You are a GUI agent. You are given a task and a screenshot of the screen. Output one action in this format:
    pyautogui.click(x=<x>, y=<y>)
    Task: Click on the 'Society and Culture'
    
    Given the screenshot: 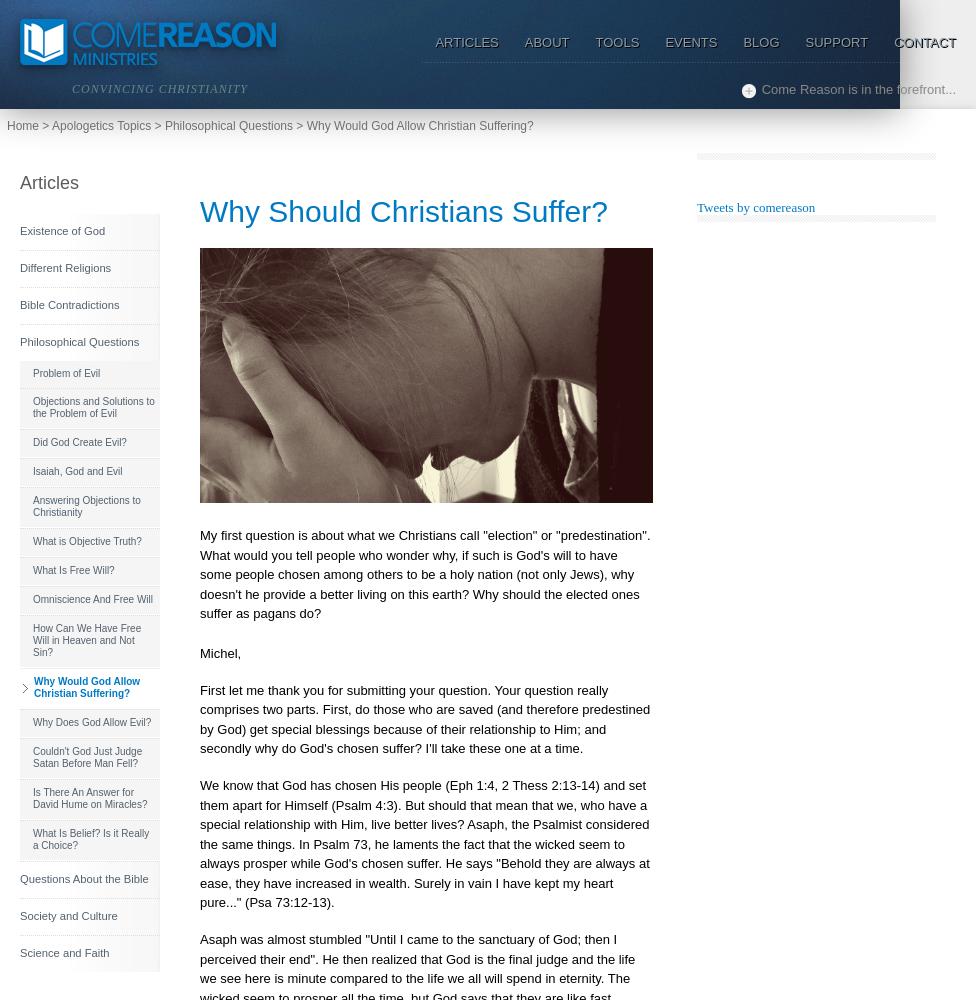 What is the action you would take?
    pyautogui.click(x=20, y=916)
    